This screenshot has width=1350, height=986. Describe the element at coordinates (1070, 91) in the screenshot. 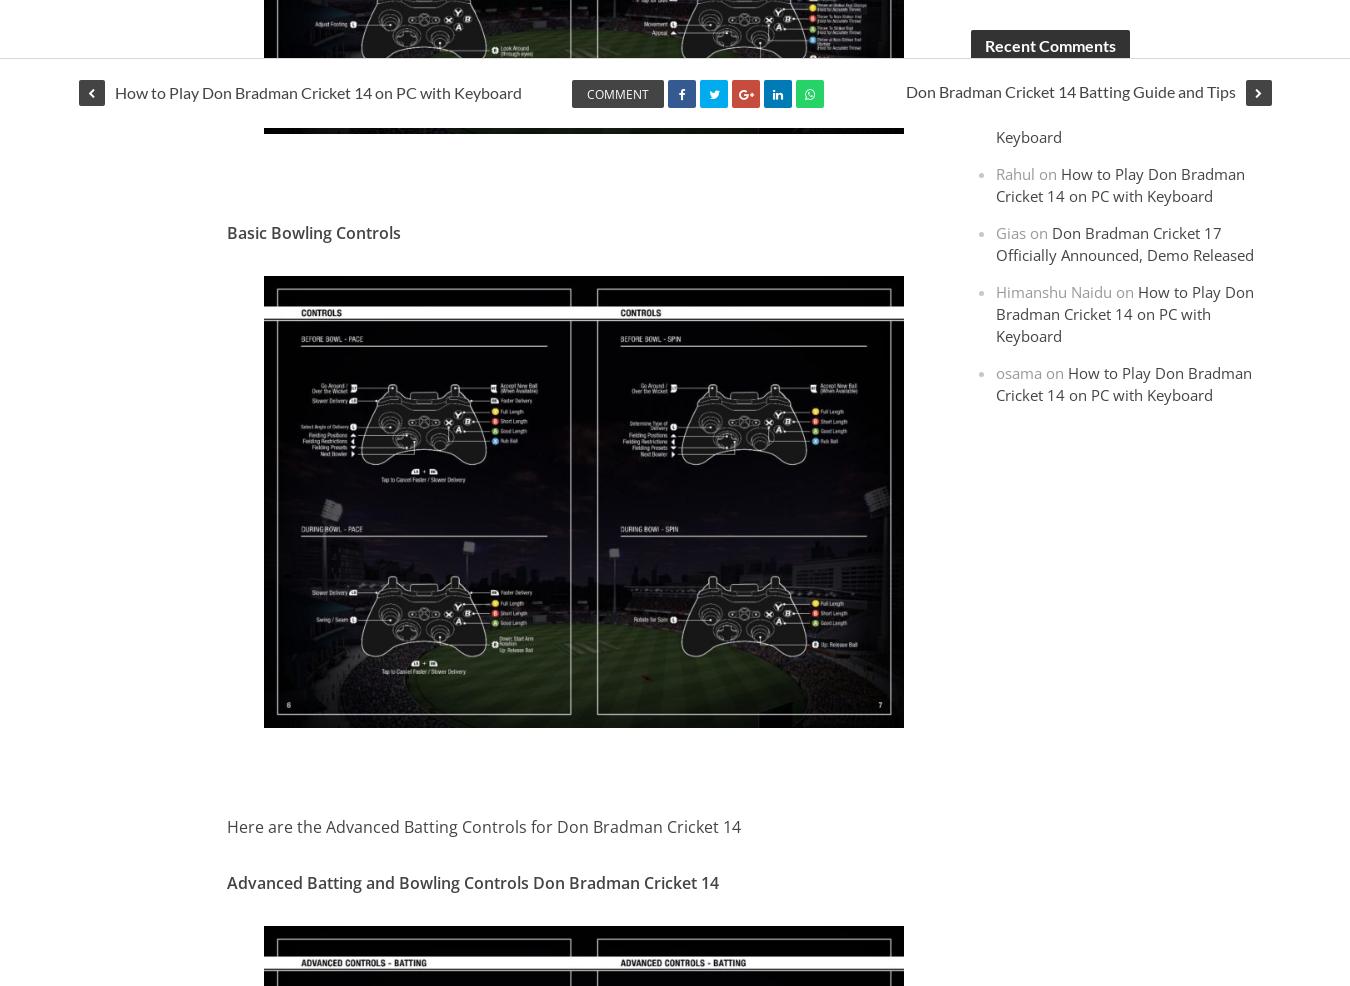

I see `'Don Bradman Cricket 14 Batting Guide and Tips'` at that location.